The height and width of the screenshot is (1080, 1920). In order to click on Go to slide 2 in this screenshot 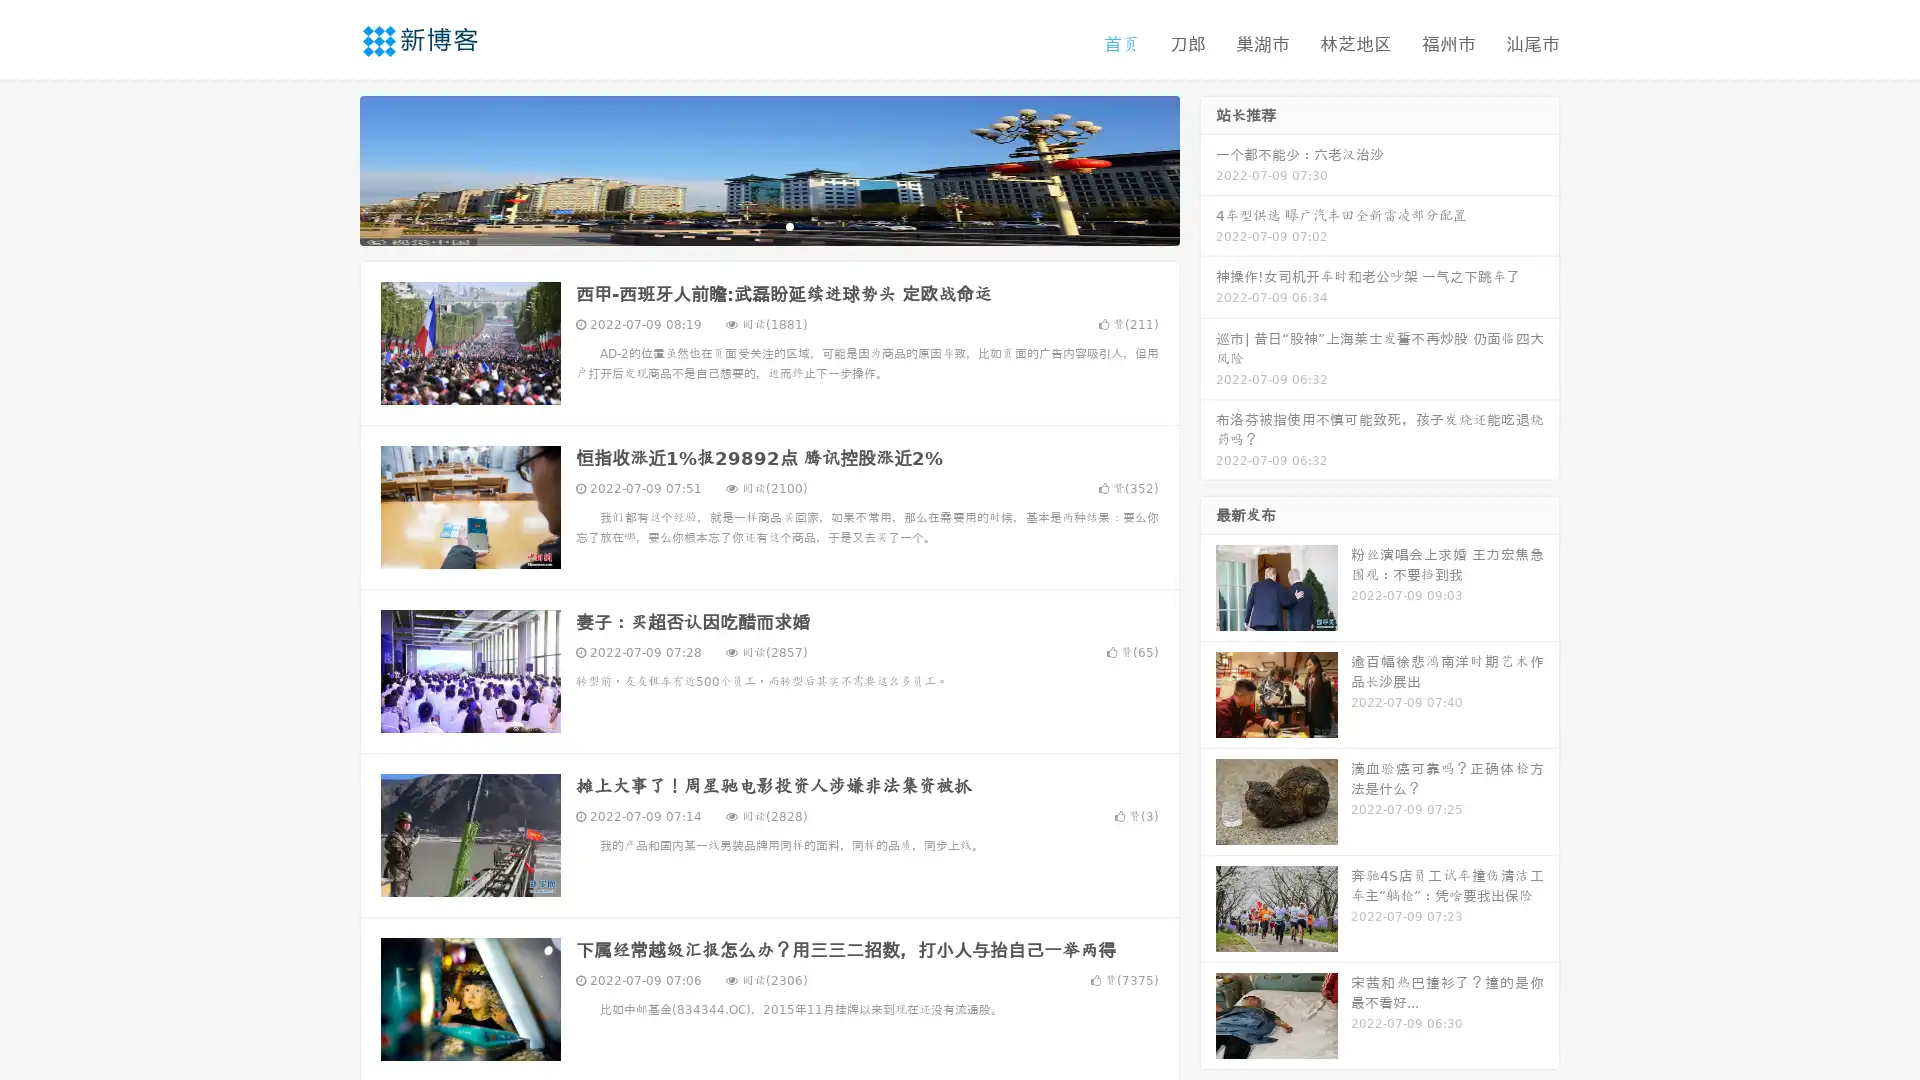, I will do `click(768, 225)`.